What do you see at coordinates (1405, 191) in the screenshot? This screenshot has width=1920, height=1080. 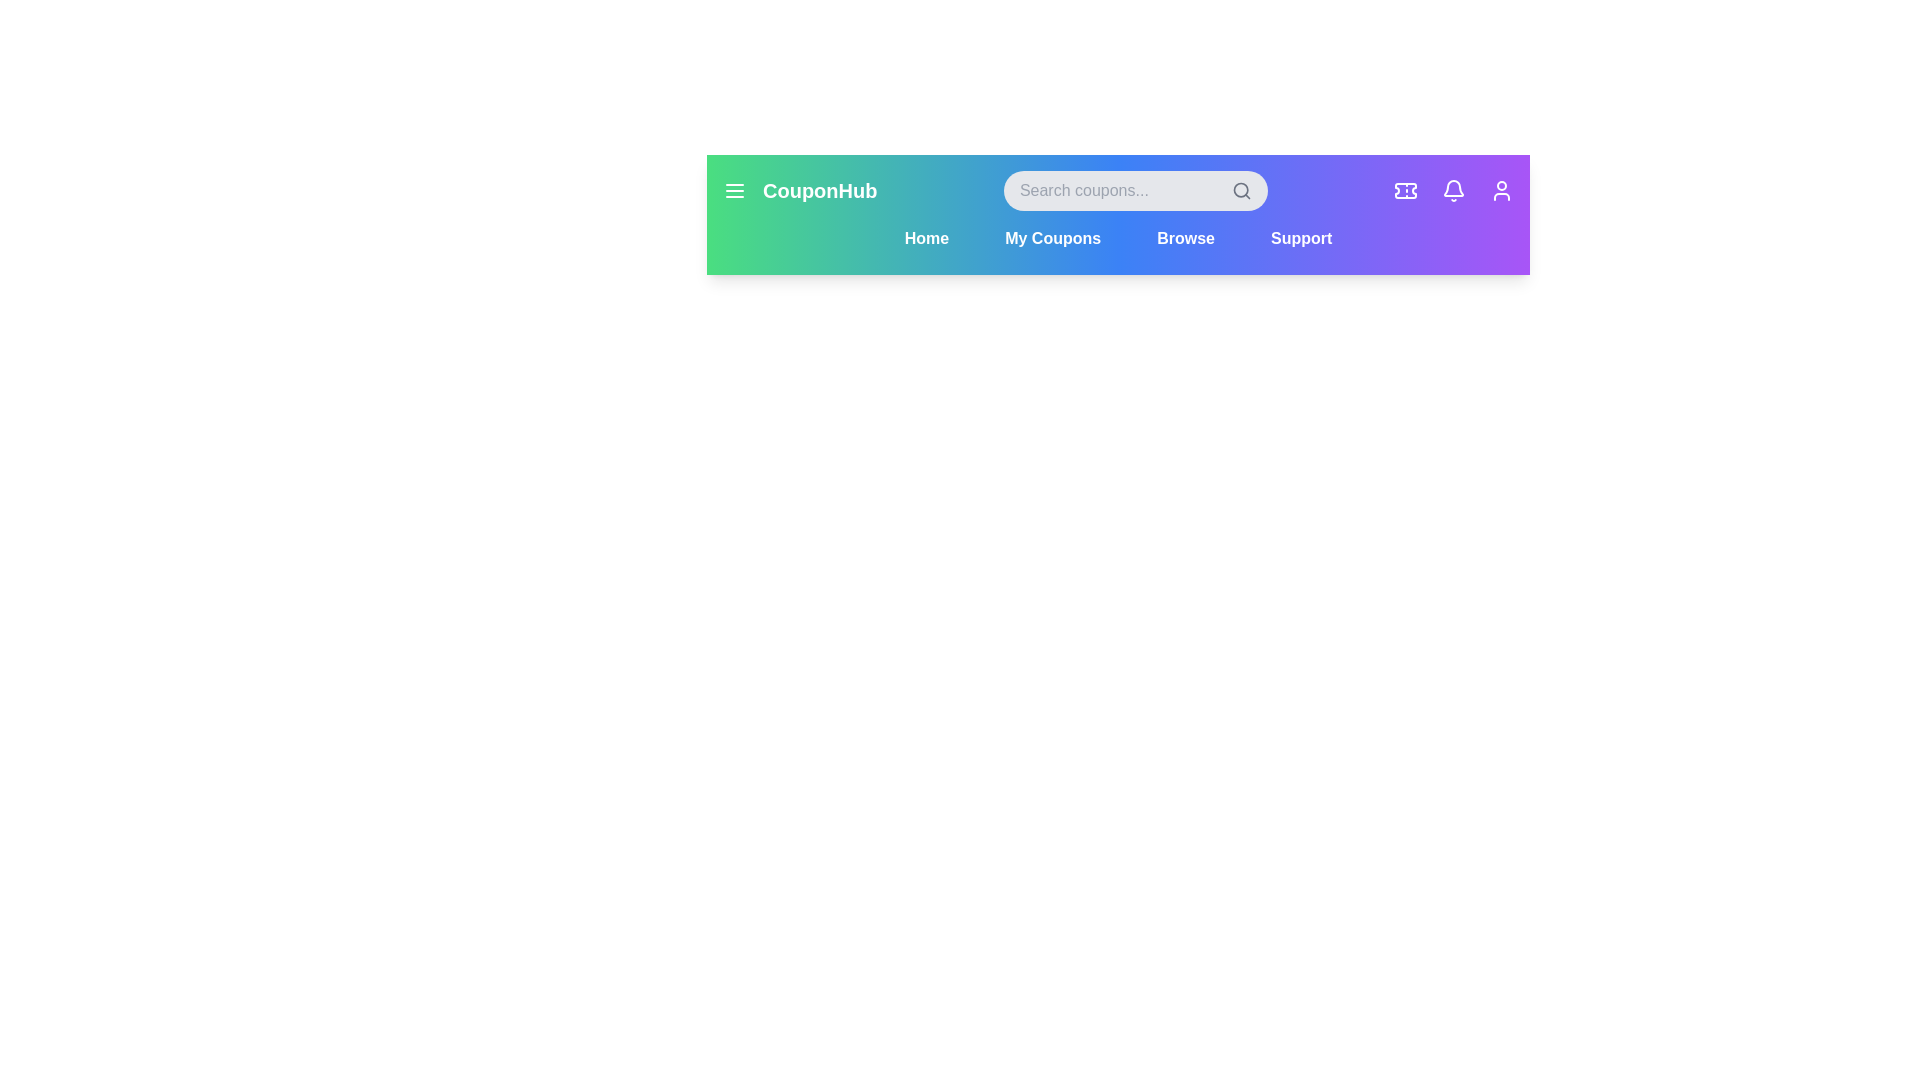 I see `the Coupons icon in the header to access its features` at bounding box center [1405, 191].